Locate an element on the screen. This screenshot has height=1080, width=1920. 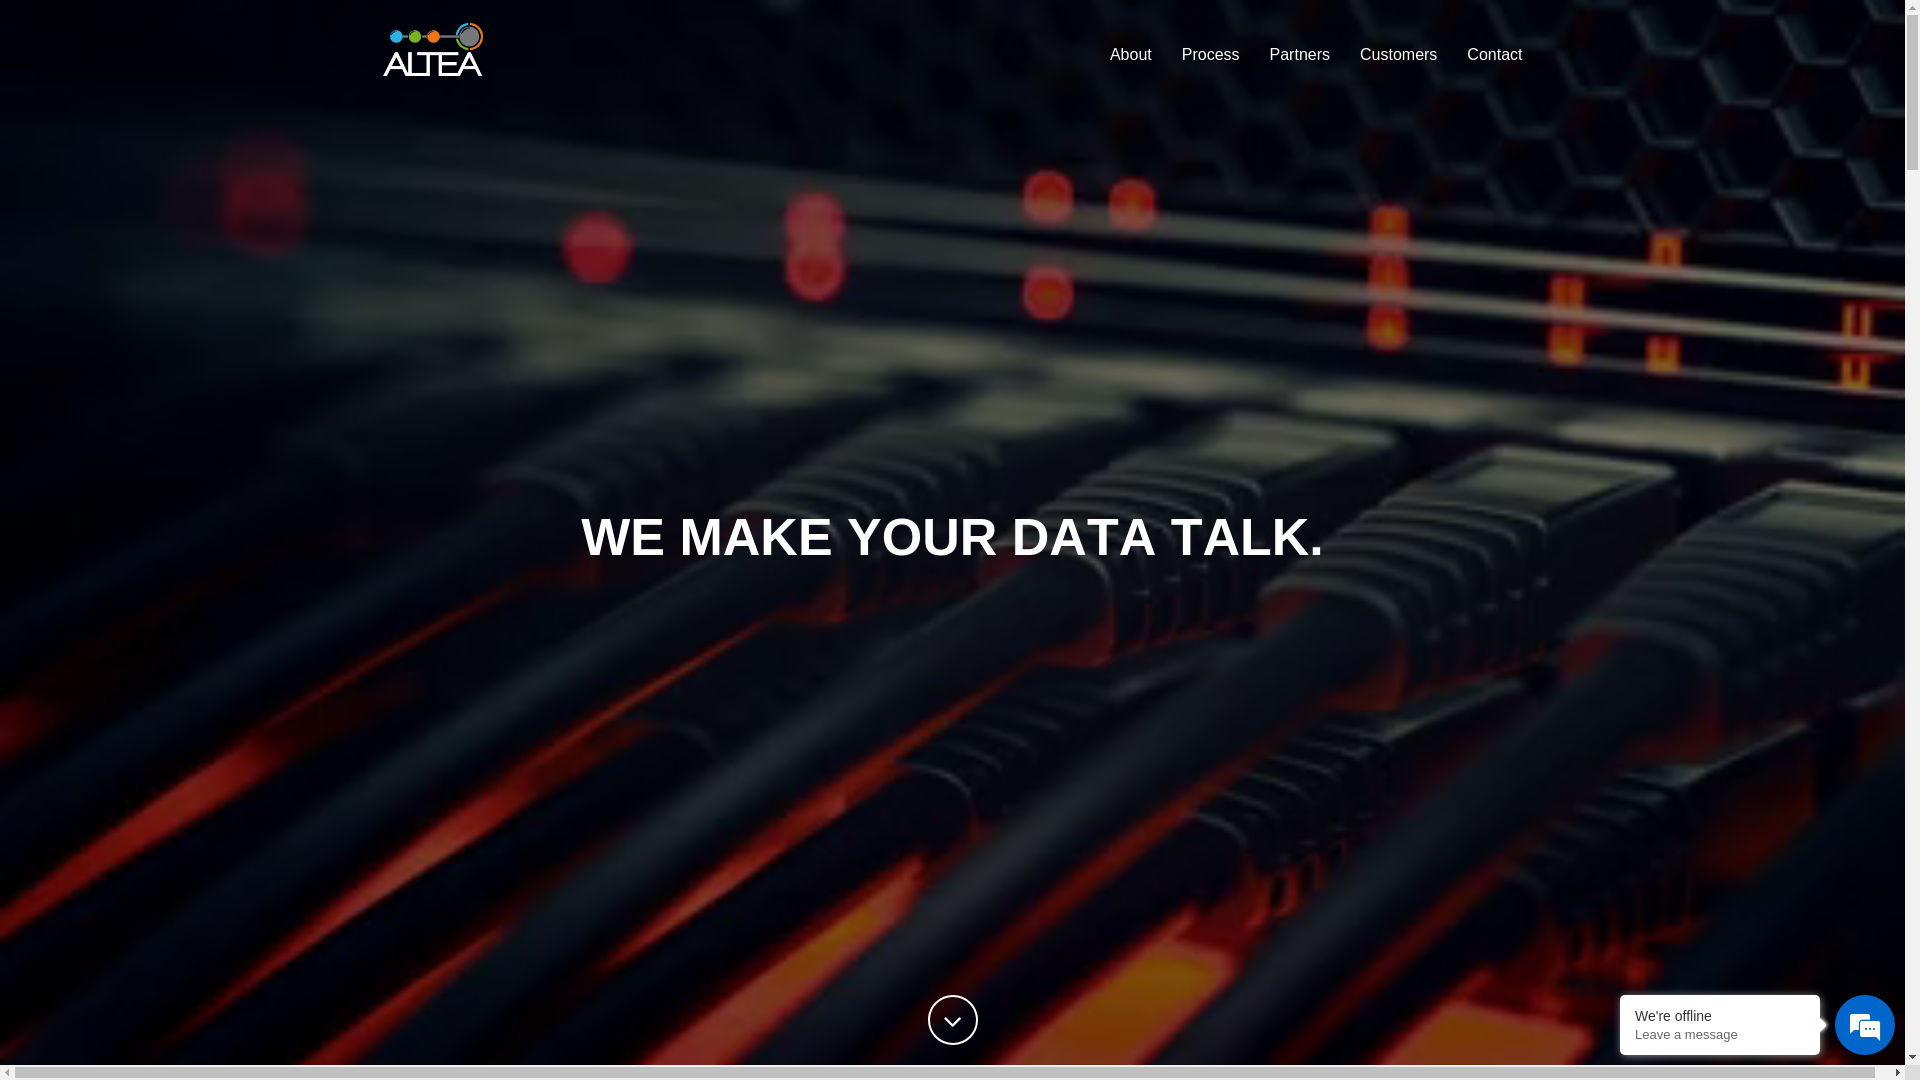
'Contact' is located at coordinates (1451, 53).